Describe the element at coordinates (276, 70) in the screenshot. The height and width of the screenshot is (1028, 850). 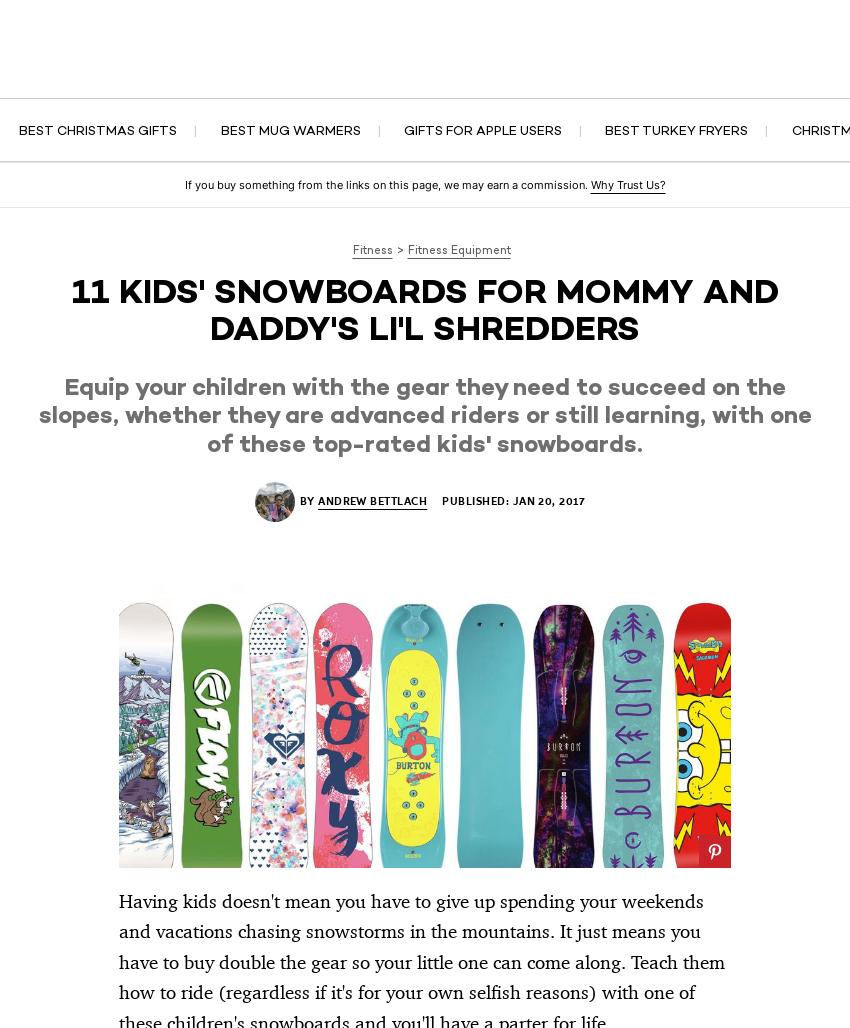
I see `'Home'` at that location.